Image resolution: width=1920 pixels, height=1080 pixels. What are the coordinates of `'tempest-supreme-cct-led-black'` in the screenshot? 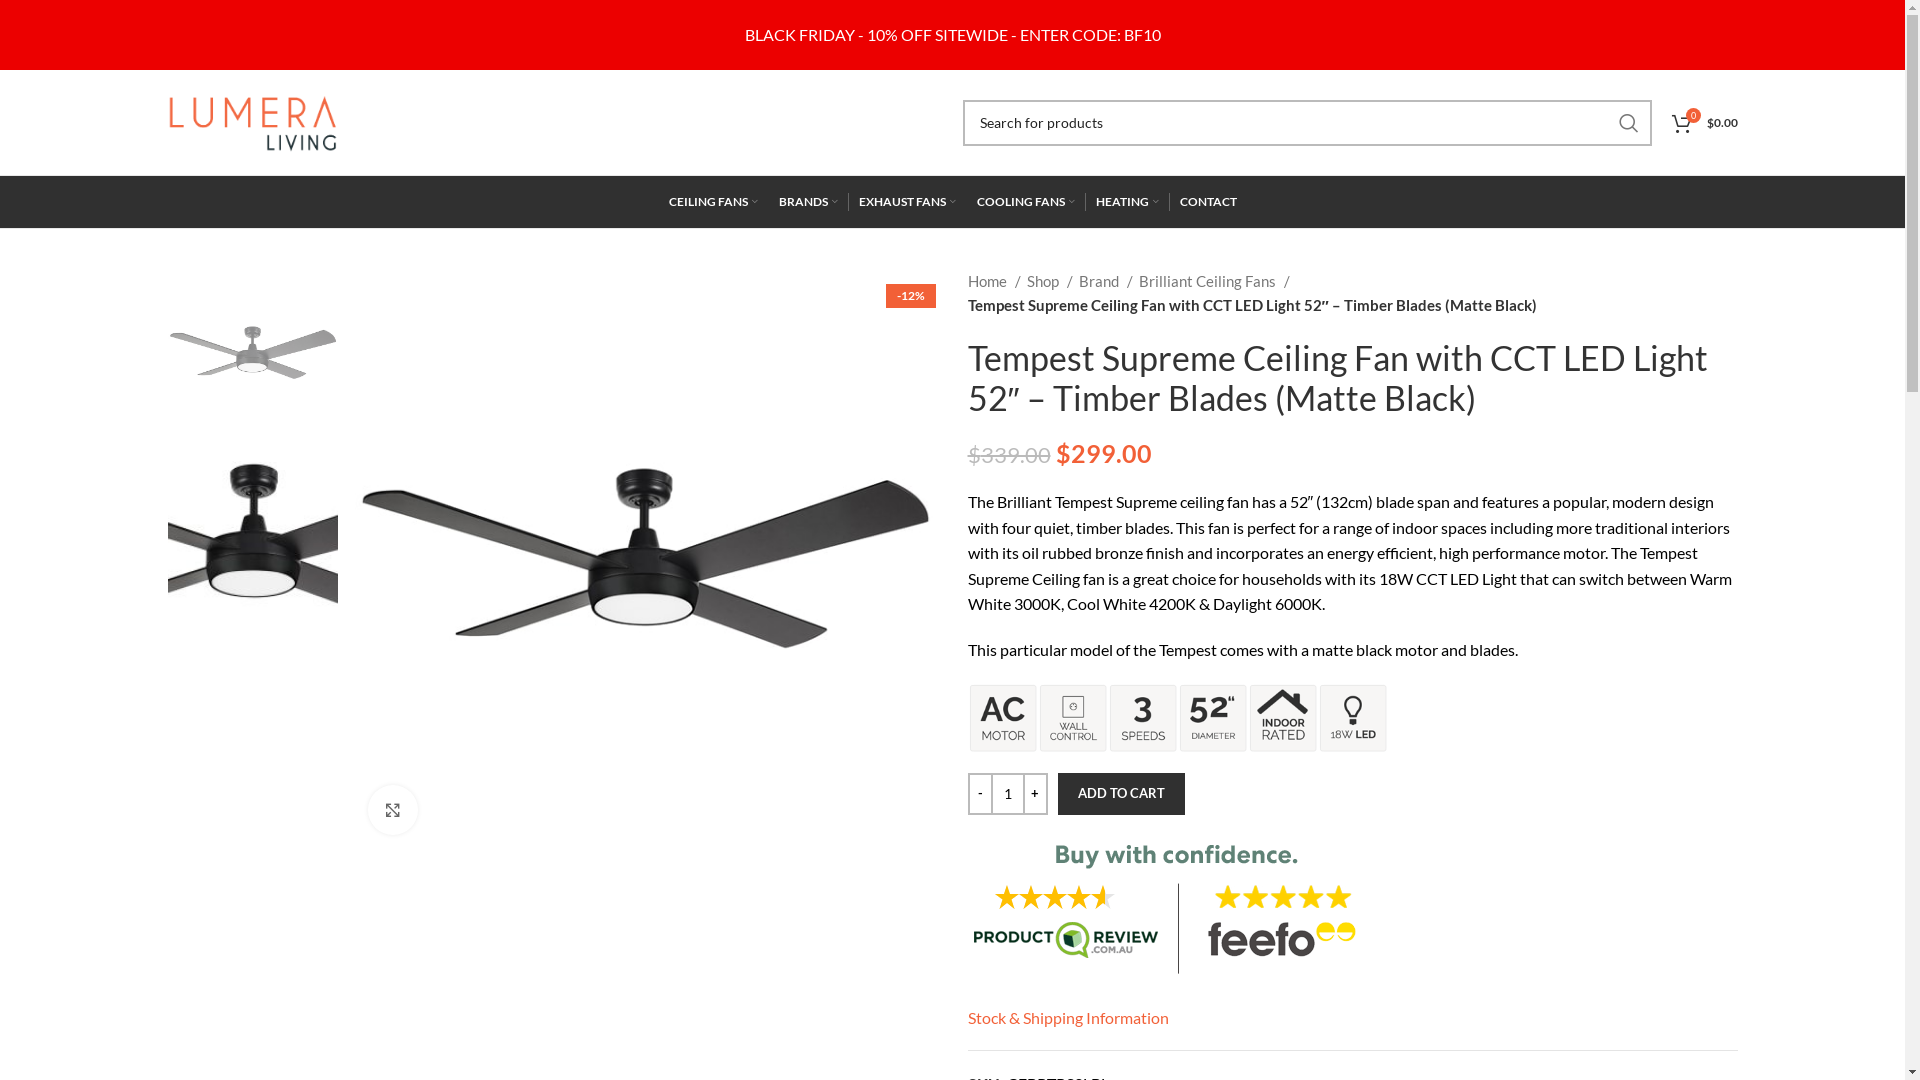 It's located at (644, 559).